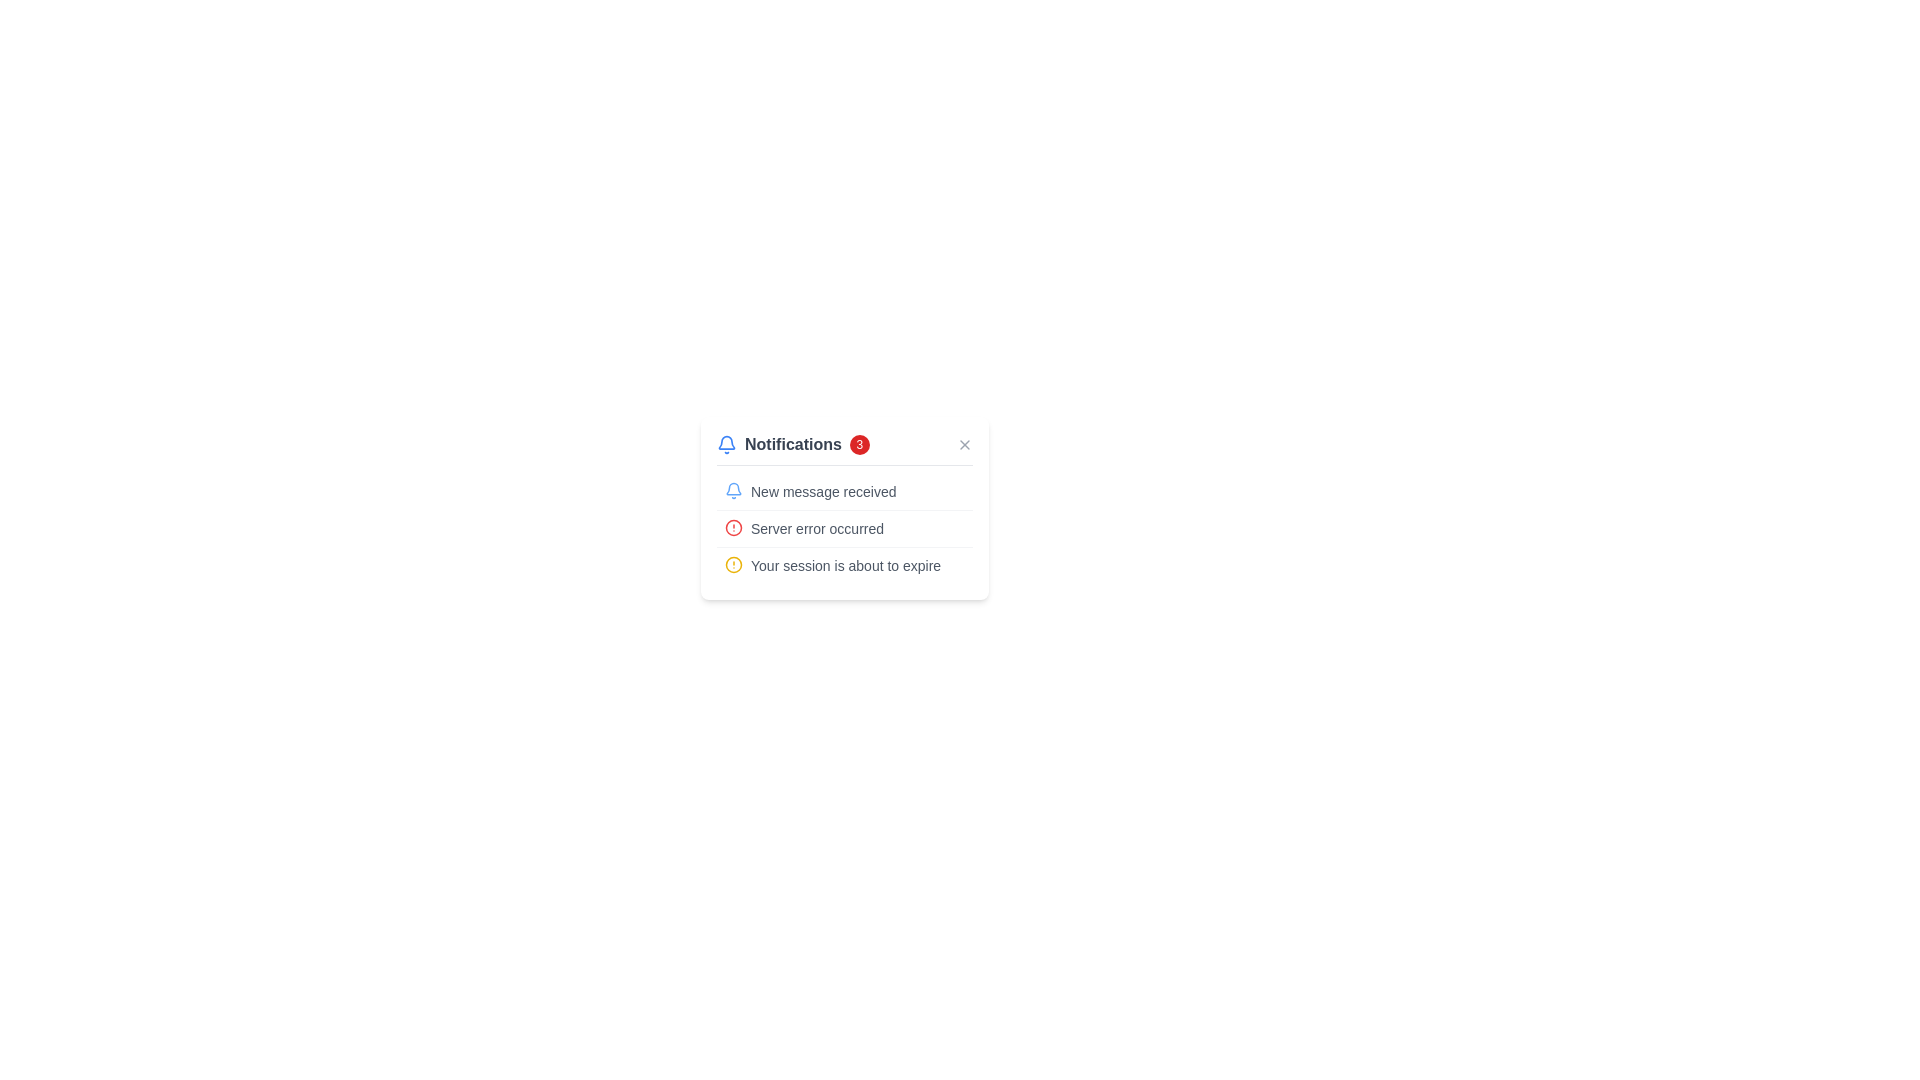 The height and width of the screenshot is (1080, 1920). What do you see at coordinates (733, 564) in the screenshot?
I see `the circular icon with a yellow border, located to the left of the 'Server error occurred' text in the notification list` at bounding box center [733, 564].